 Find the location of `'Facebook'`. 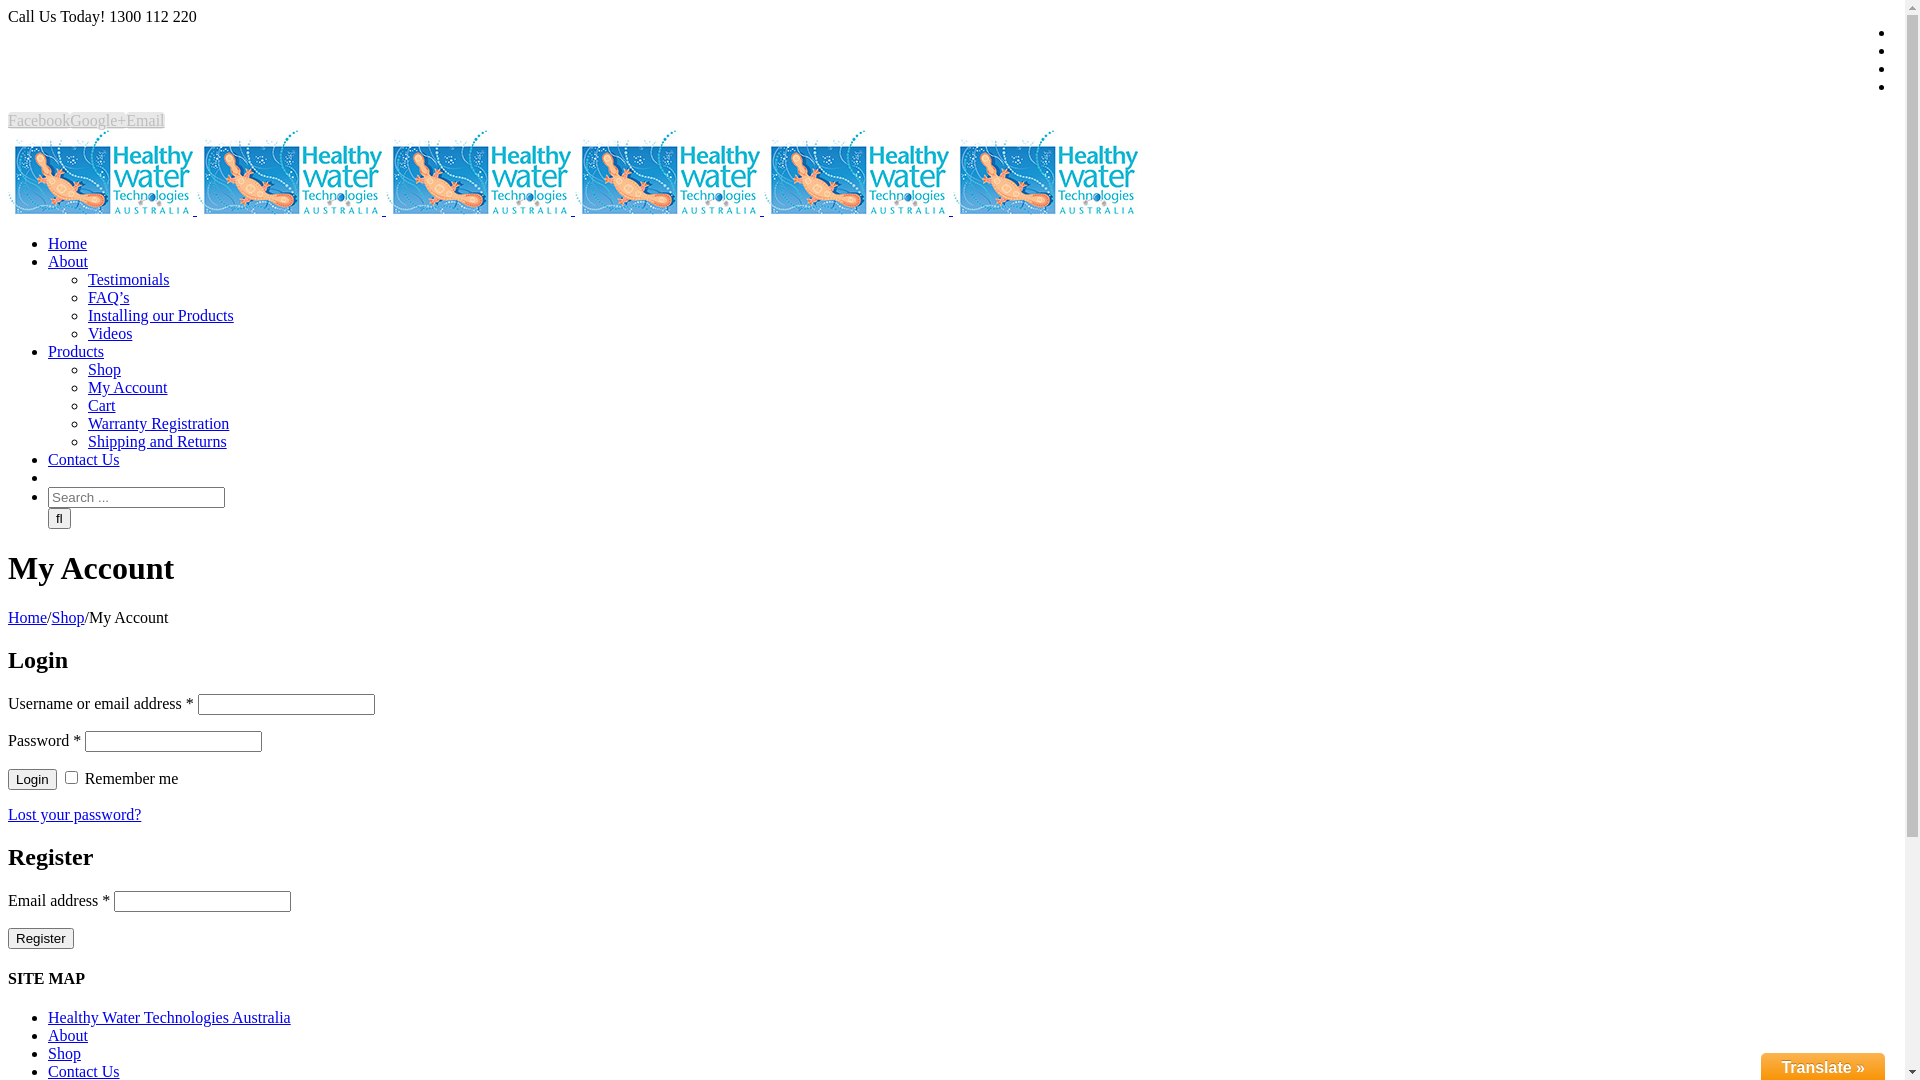

'Facebook' is located at coordinates (8, 120).